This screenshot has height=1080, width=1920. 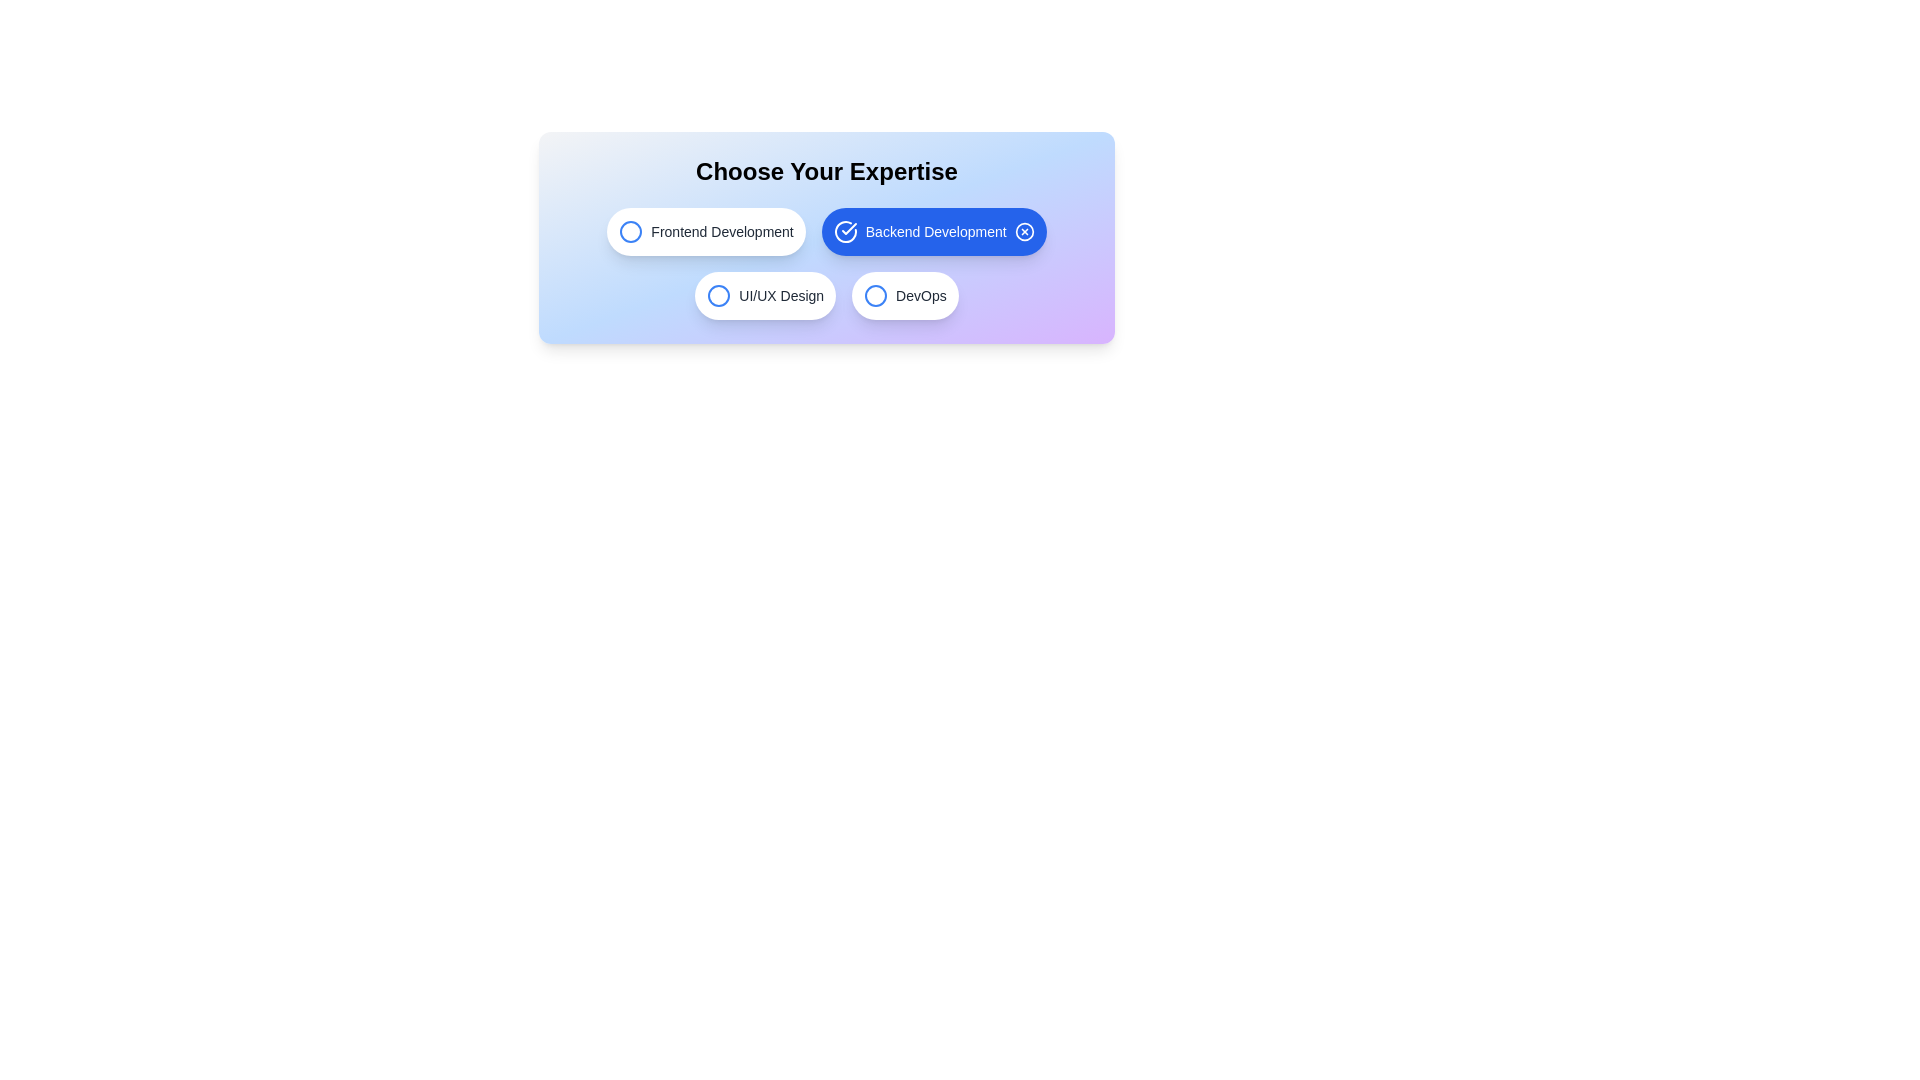 I want to click on the category chip labeled Backend Development to observe its hover effect, so click(x=933, y=230).